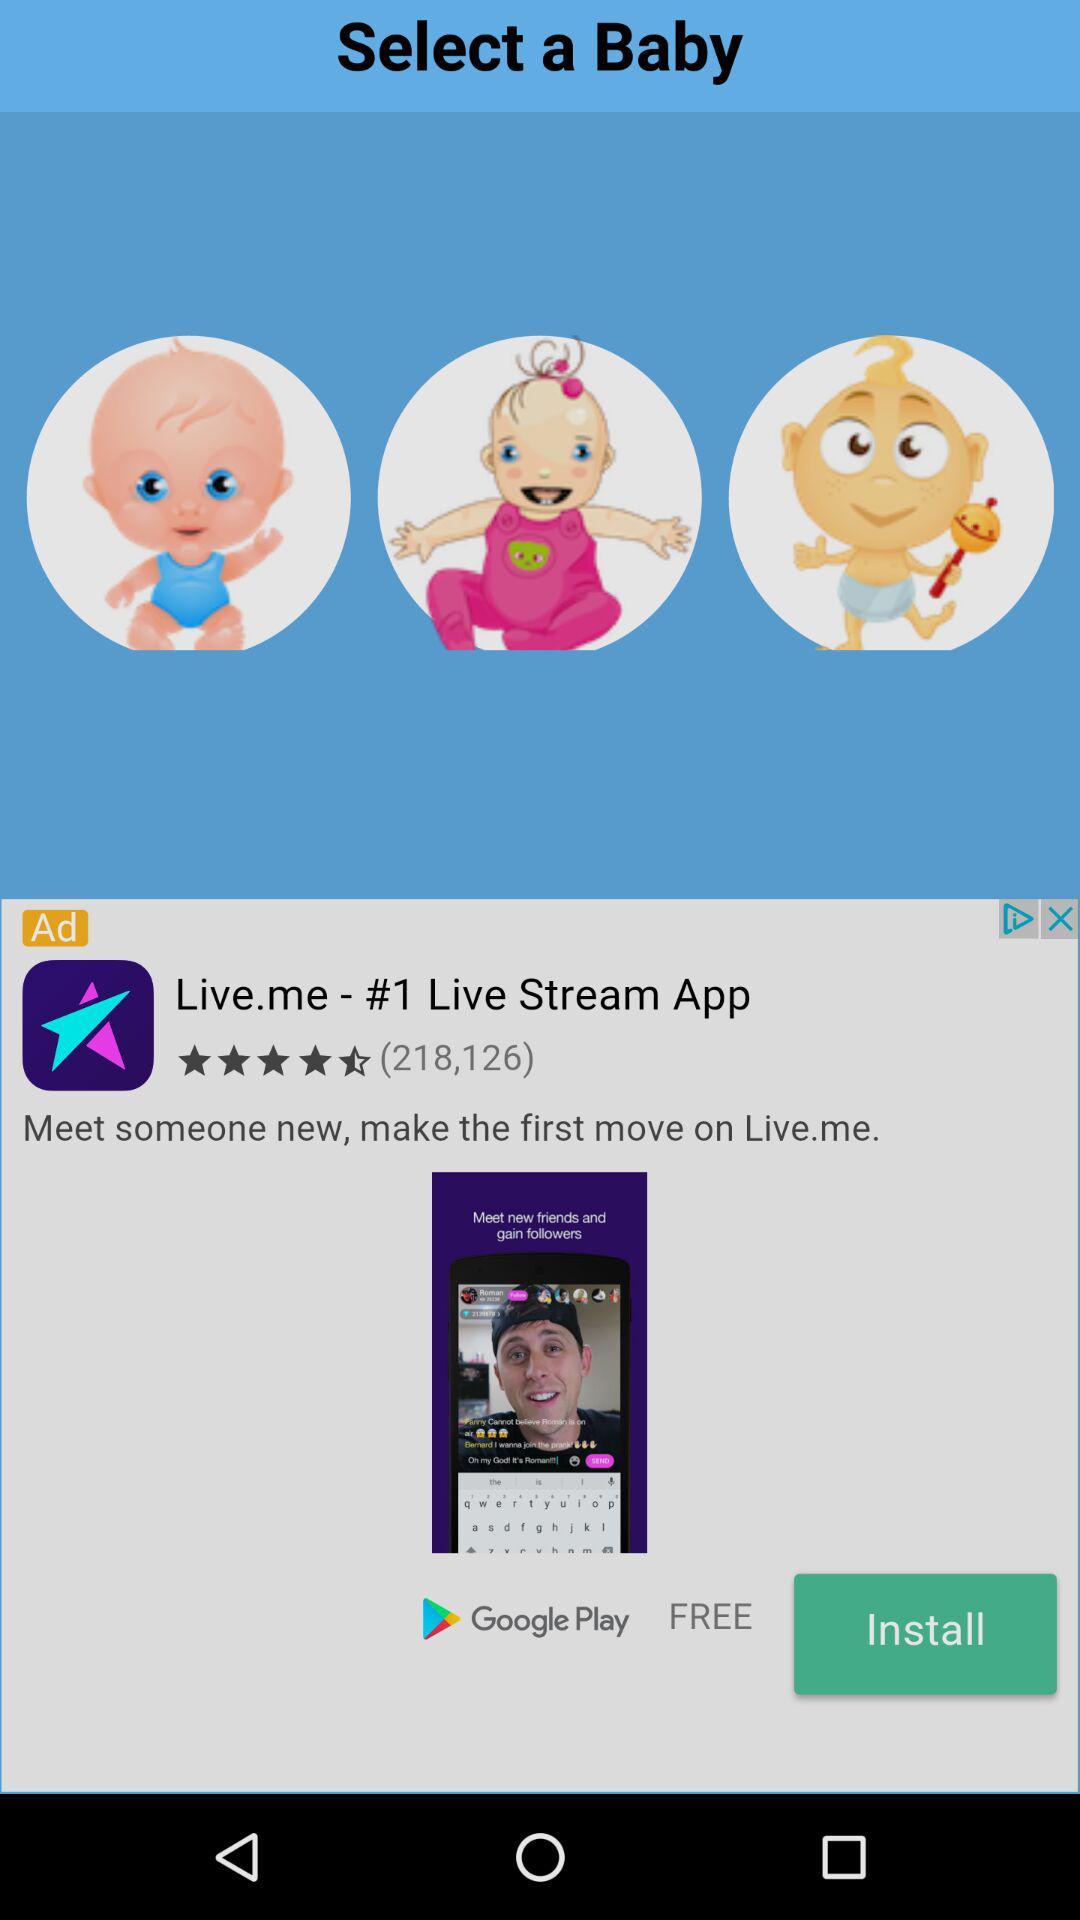 This screenshot has height=1920, width=1080. What do you see at coordinates (890, 492) in the screenshot?
I see `baby` at bounding box center [890, 492].